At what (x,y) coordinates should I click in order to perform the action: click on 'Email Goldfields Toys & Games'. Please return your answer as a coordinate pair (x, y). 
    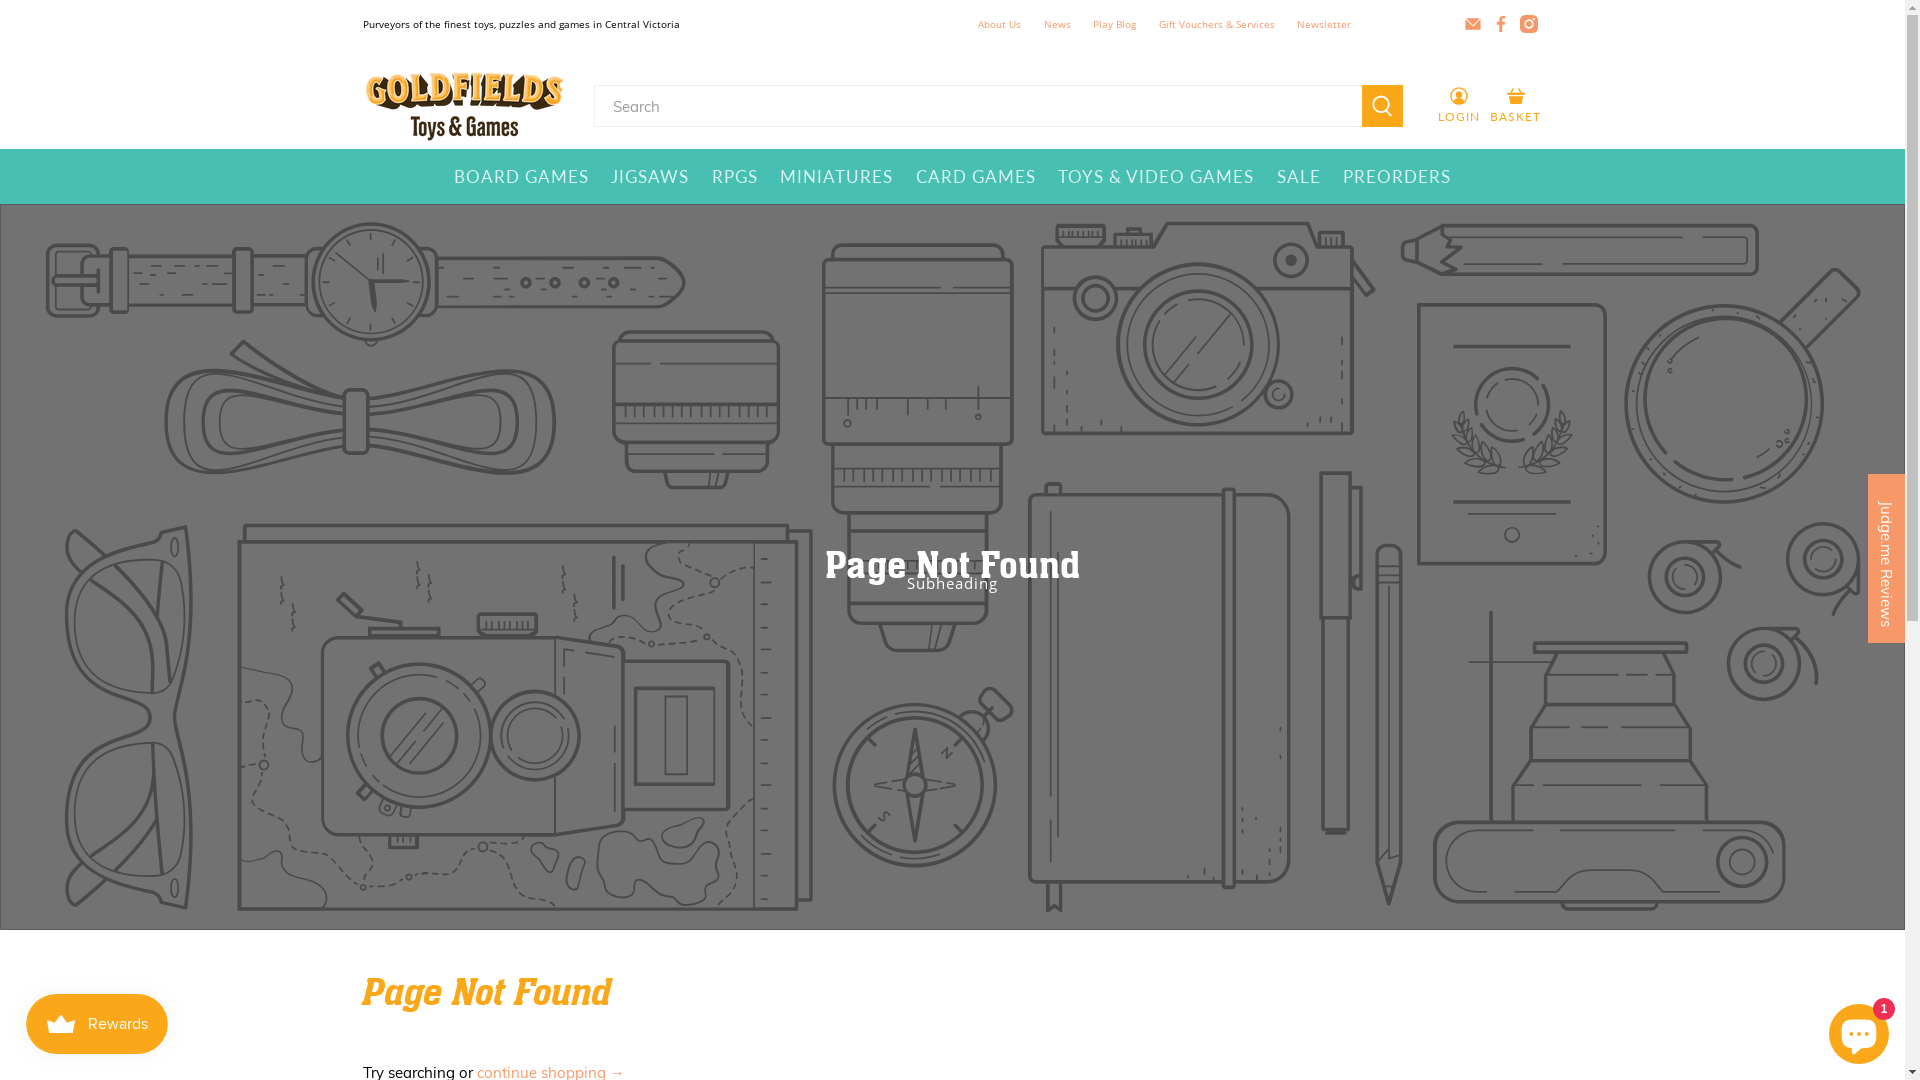
    Looking at the image, I should click on (1473, 23).